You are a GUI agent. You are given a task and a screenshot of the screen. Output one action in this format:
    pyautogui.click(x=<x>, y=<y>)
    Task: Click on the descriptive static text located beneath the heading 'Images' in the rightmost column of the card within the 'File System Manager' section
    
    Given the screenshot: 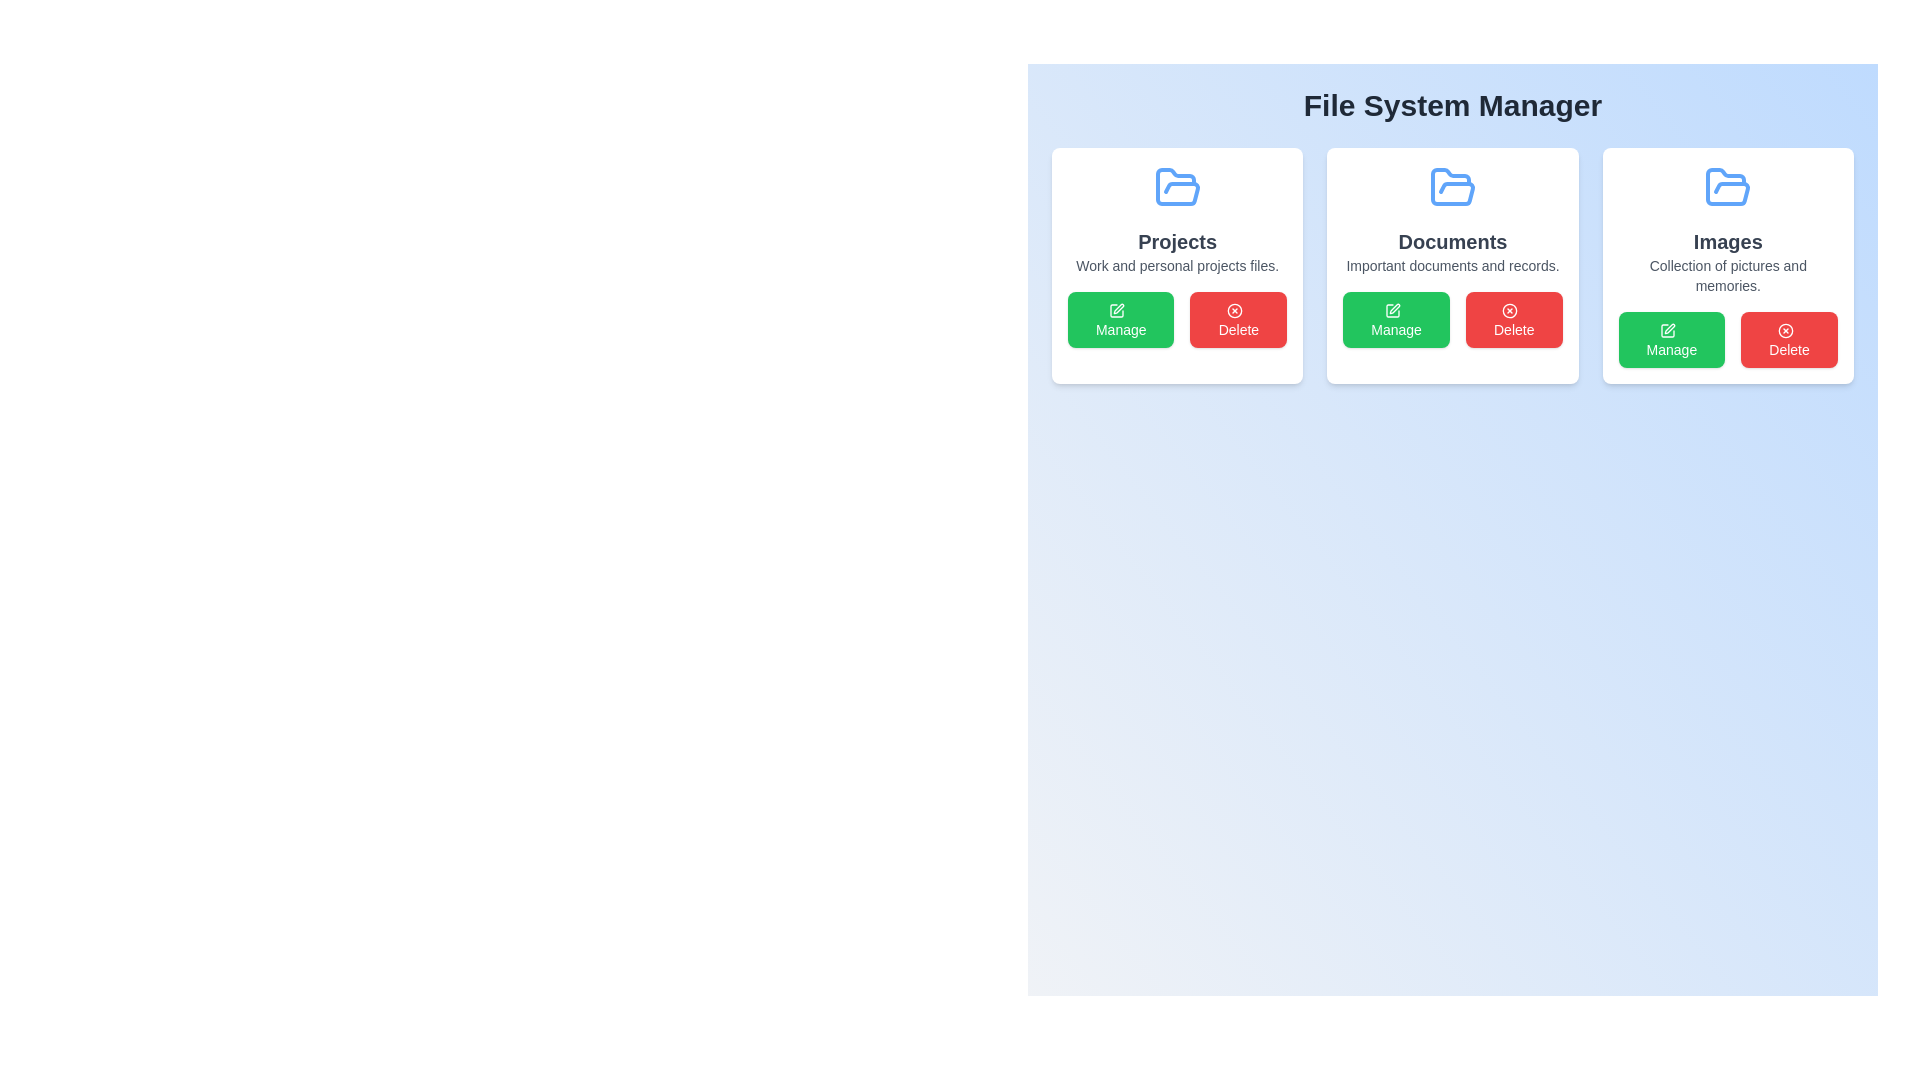 What is the action you would take?
    pyautogui.click(x=1727, y=276)
    